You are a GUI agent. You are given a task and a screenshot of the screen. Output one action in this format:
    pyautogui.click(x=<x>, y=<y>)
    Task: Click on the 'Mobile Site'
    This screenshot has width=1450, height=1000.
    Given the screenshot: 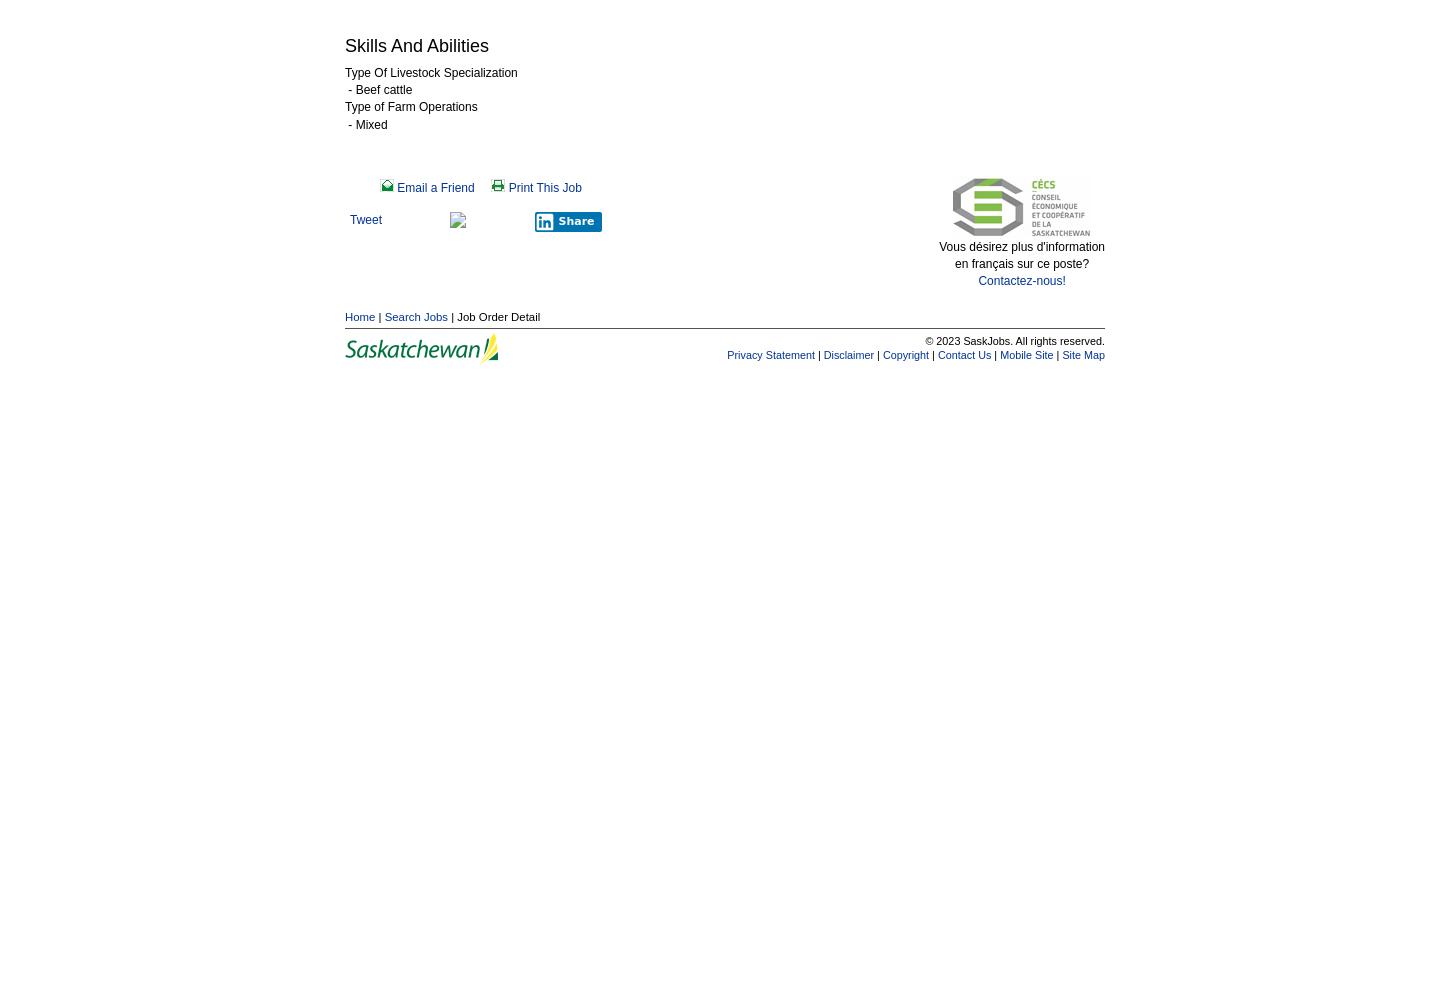 What is the action you would take?
    pyautogui.click(x=1026, y=353)
    